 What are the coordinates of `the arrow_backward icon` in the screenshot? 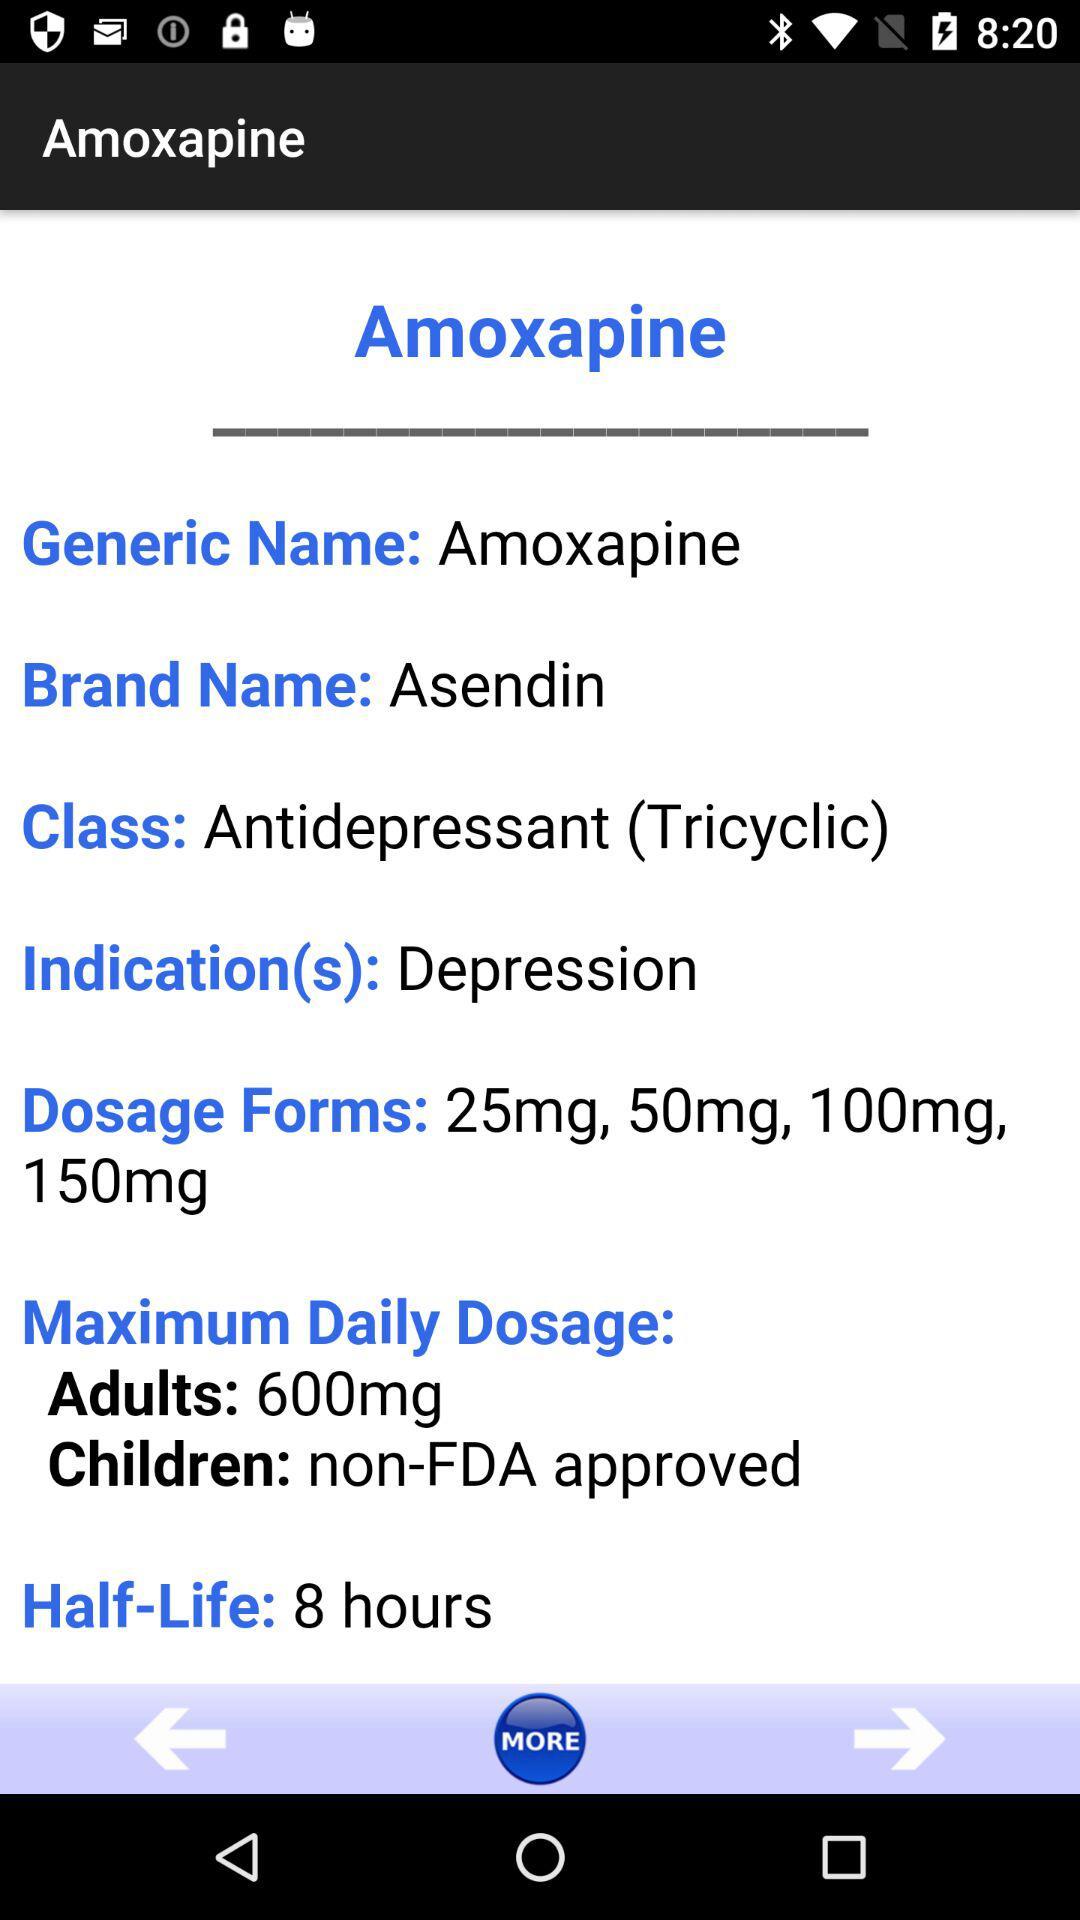 It's located at (180, 1737).